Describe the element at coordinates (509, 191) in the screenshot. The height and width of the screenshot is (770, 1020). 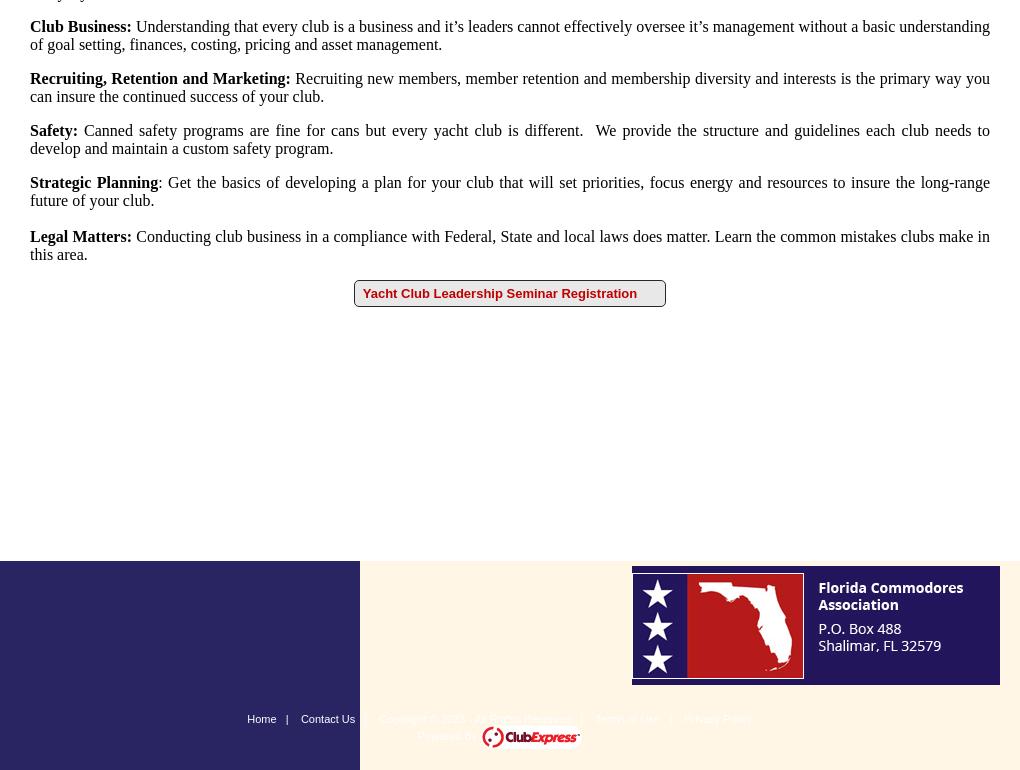
I see `'Get the basics of developing a plan for your club that will set priorities, focus energy and resources to insure the long-range future of your club.'` at that location.